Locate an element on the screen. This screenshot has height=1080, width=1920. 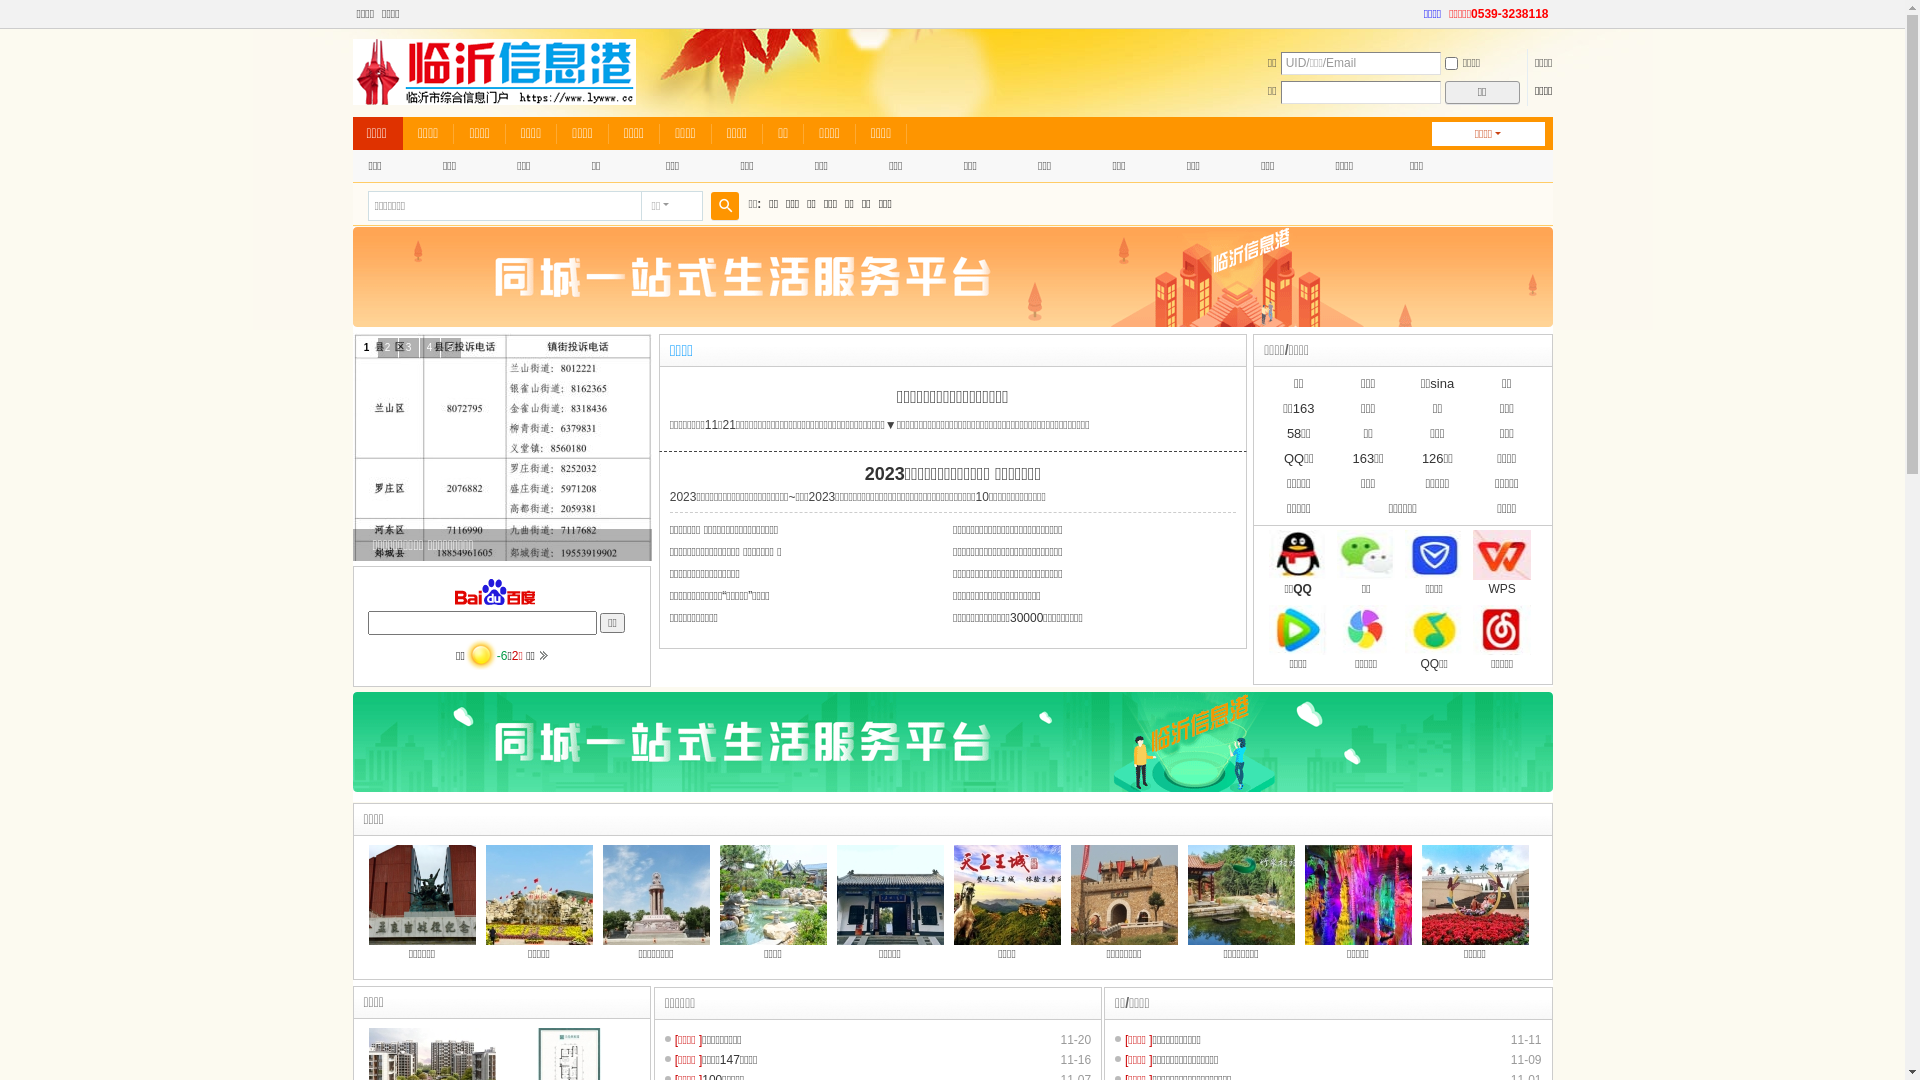
'WPS' is located at coordinates (1488, 588).